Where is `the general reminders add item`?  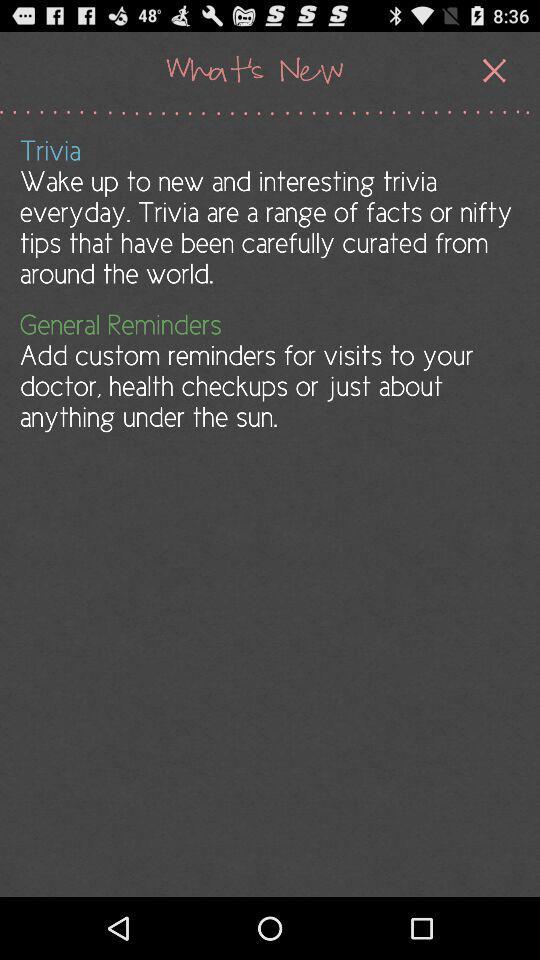
the general reminders add item is located at coordinates (268, 370).